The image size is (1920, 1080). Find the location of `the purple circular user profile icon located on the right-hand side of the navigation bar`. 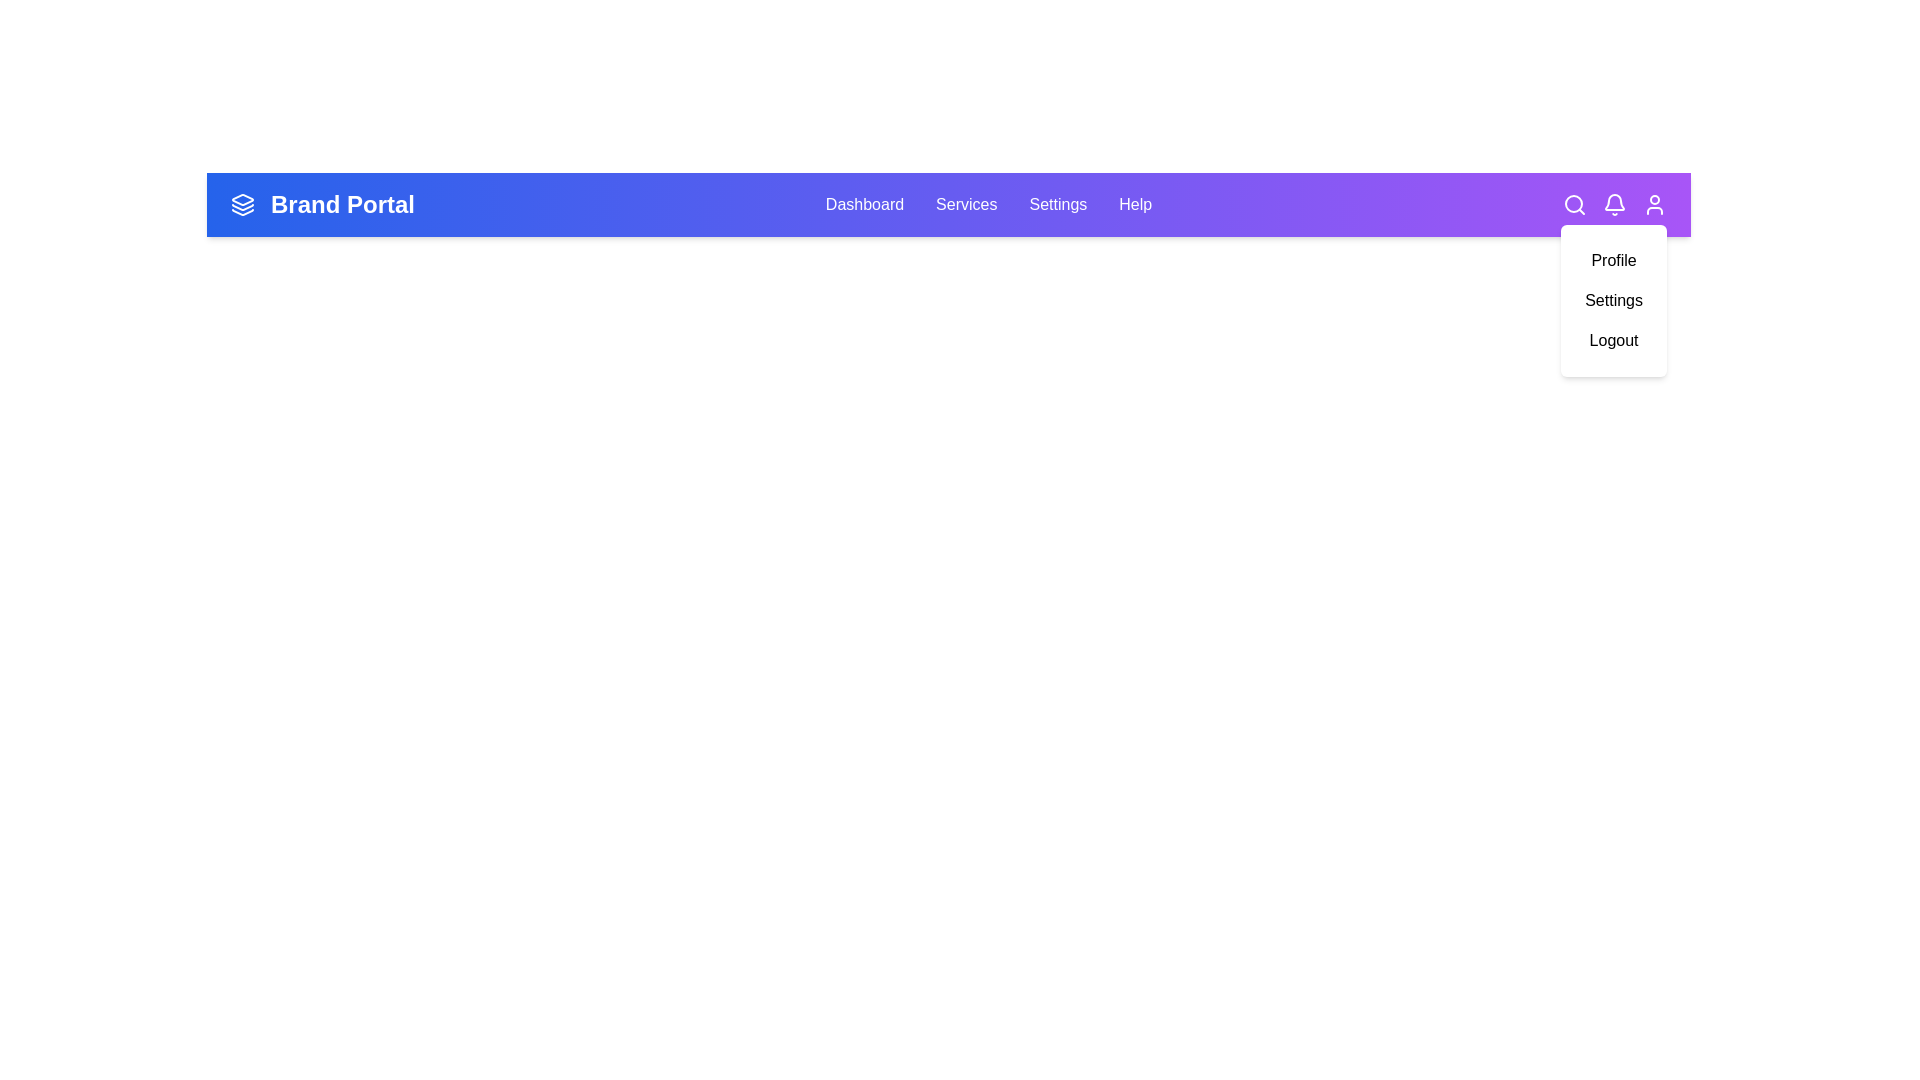

the purple circular user profile icon located on the right-hand side of the navigation bar is located at coordinates (1655, 204).